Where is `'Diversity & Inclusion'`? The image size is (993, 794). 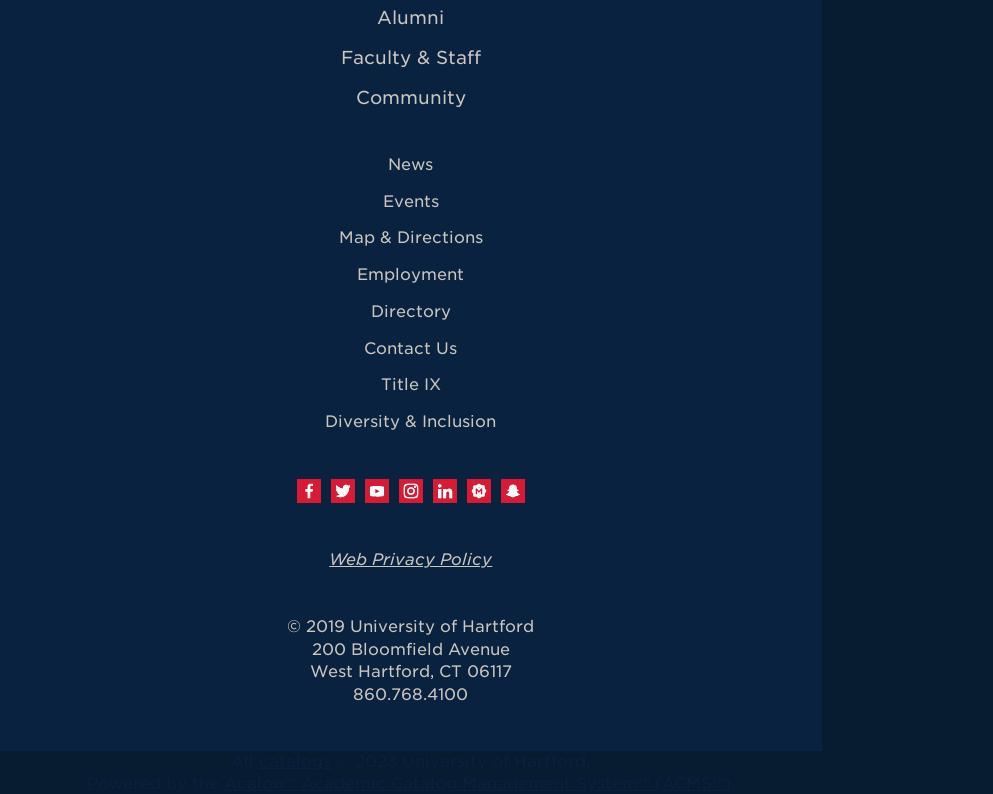 'Diversity & Inclusion' is located at coordinates (409, 420).